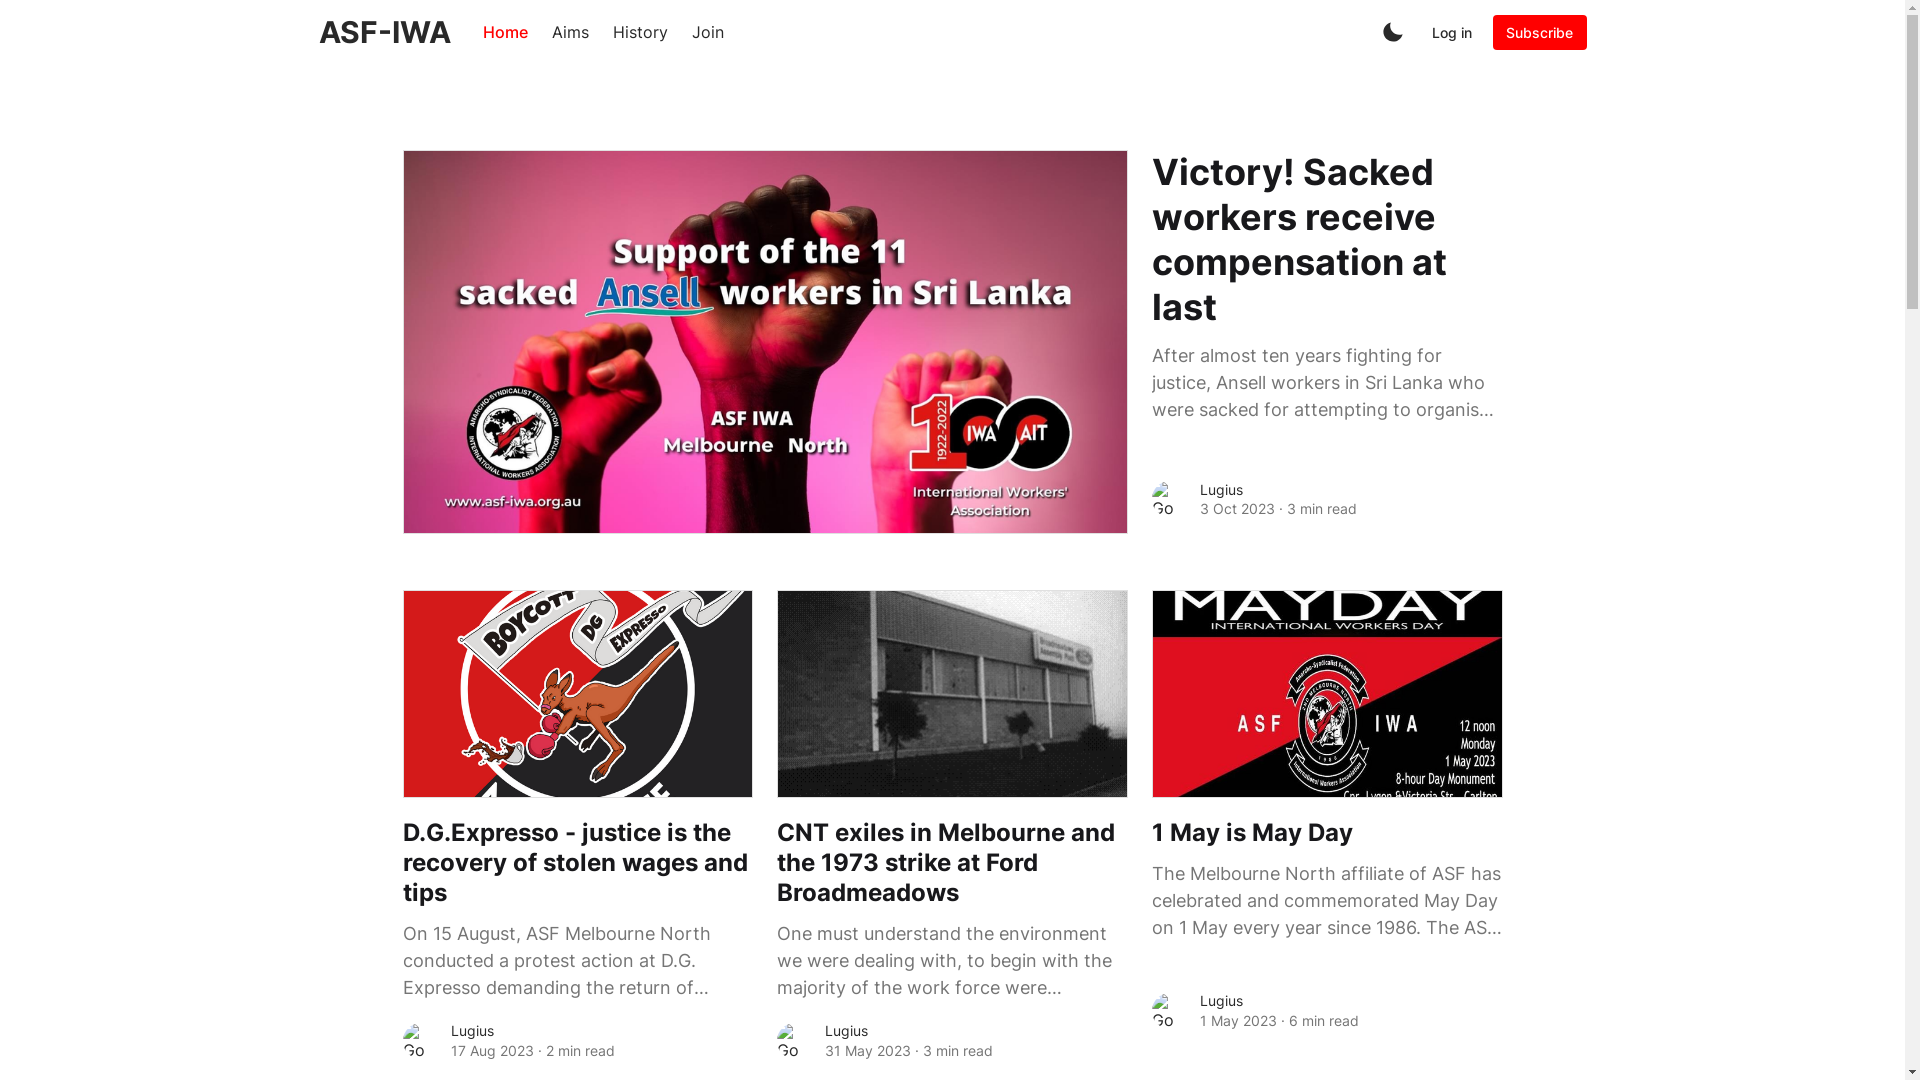  Describe the element at coordinates (1170, 1010) in the screenshot. I see `'Go to the profile of Lugius'` at that location.